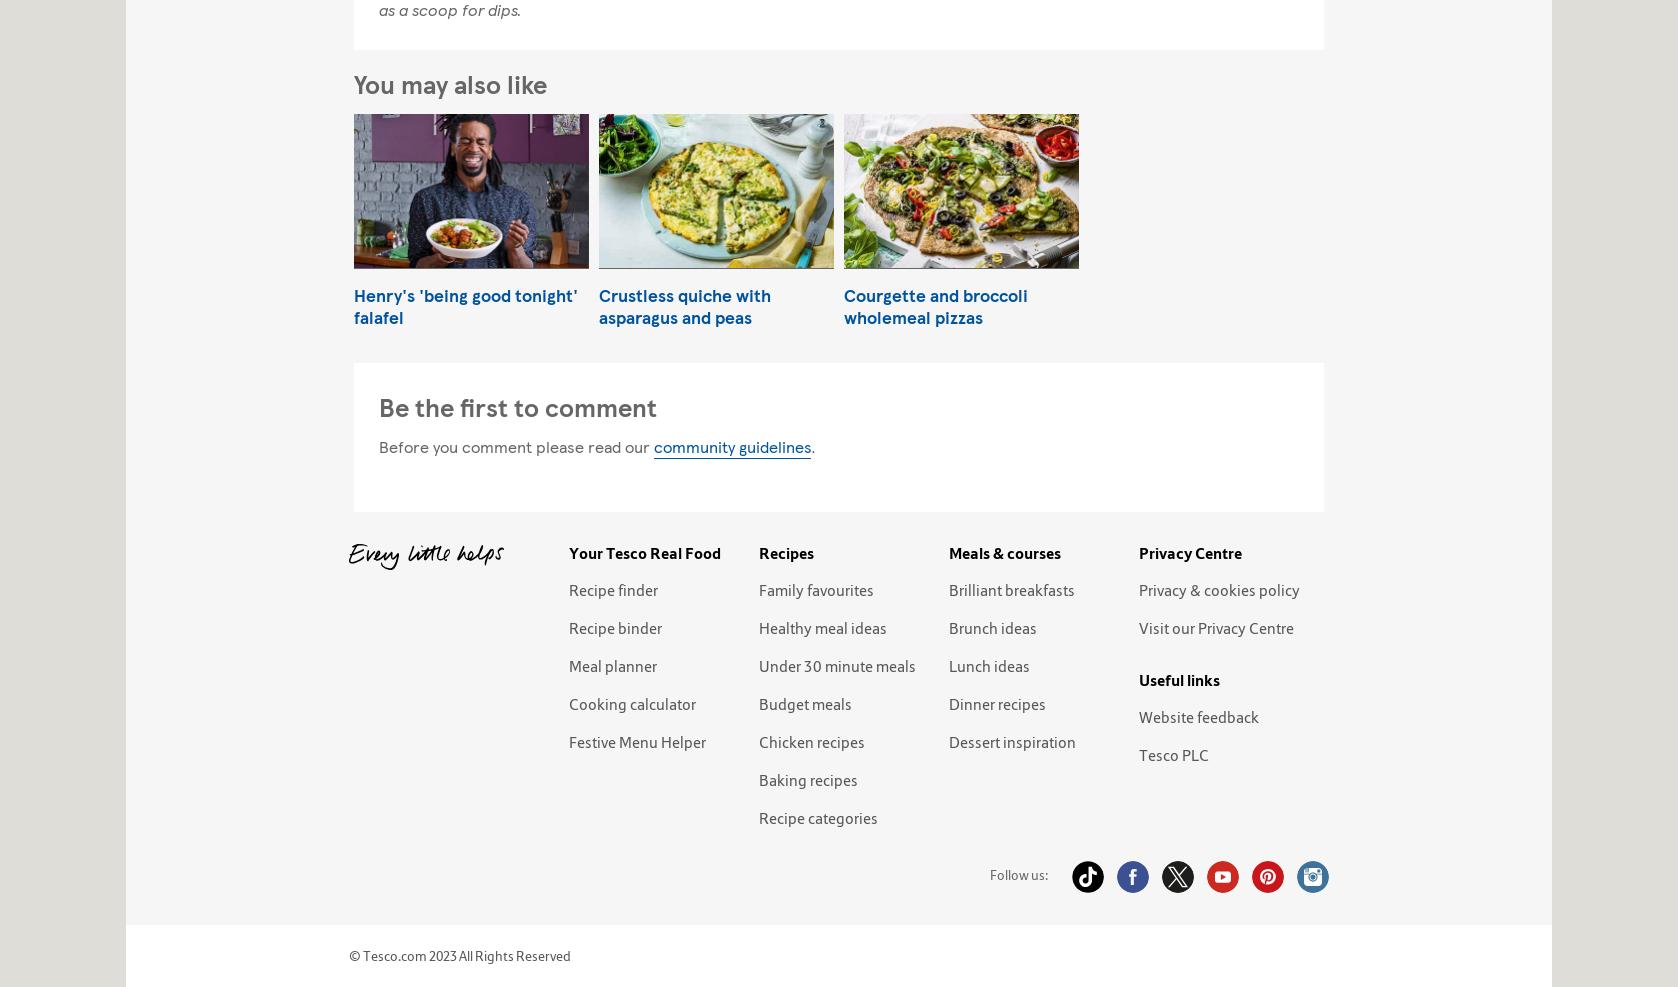  What do you see at coordinates (810, 740) in the screenshot?
I see `'Chicken recipes'` at bounding box center [810, 740].